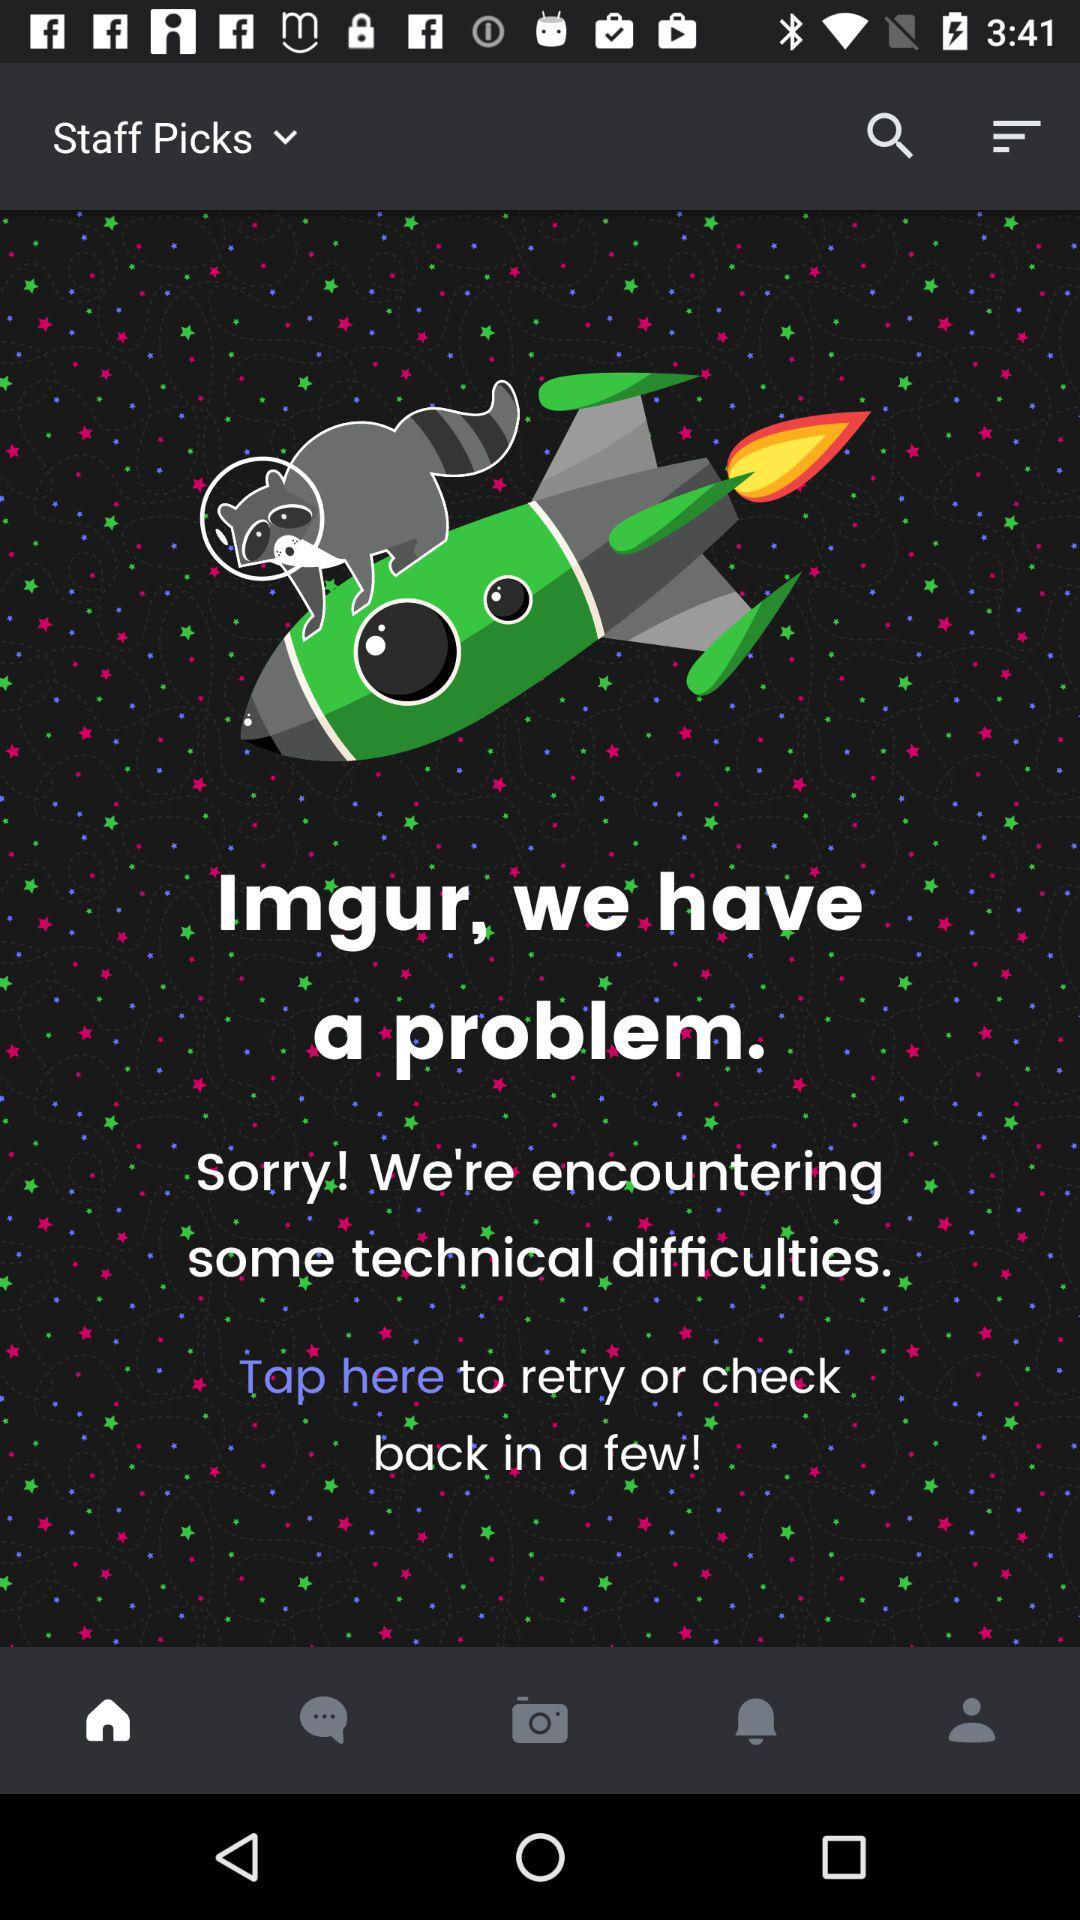 Image resolution: width=1080 pixels, height=1920 pixels. What do you see at coordinates (971, 1719) in the screenshot?
I see `the avatar icon` at bounding box center [971, 1719].